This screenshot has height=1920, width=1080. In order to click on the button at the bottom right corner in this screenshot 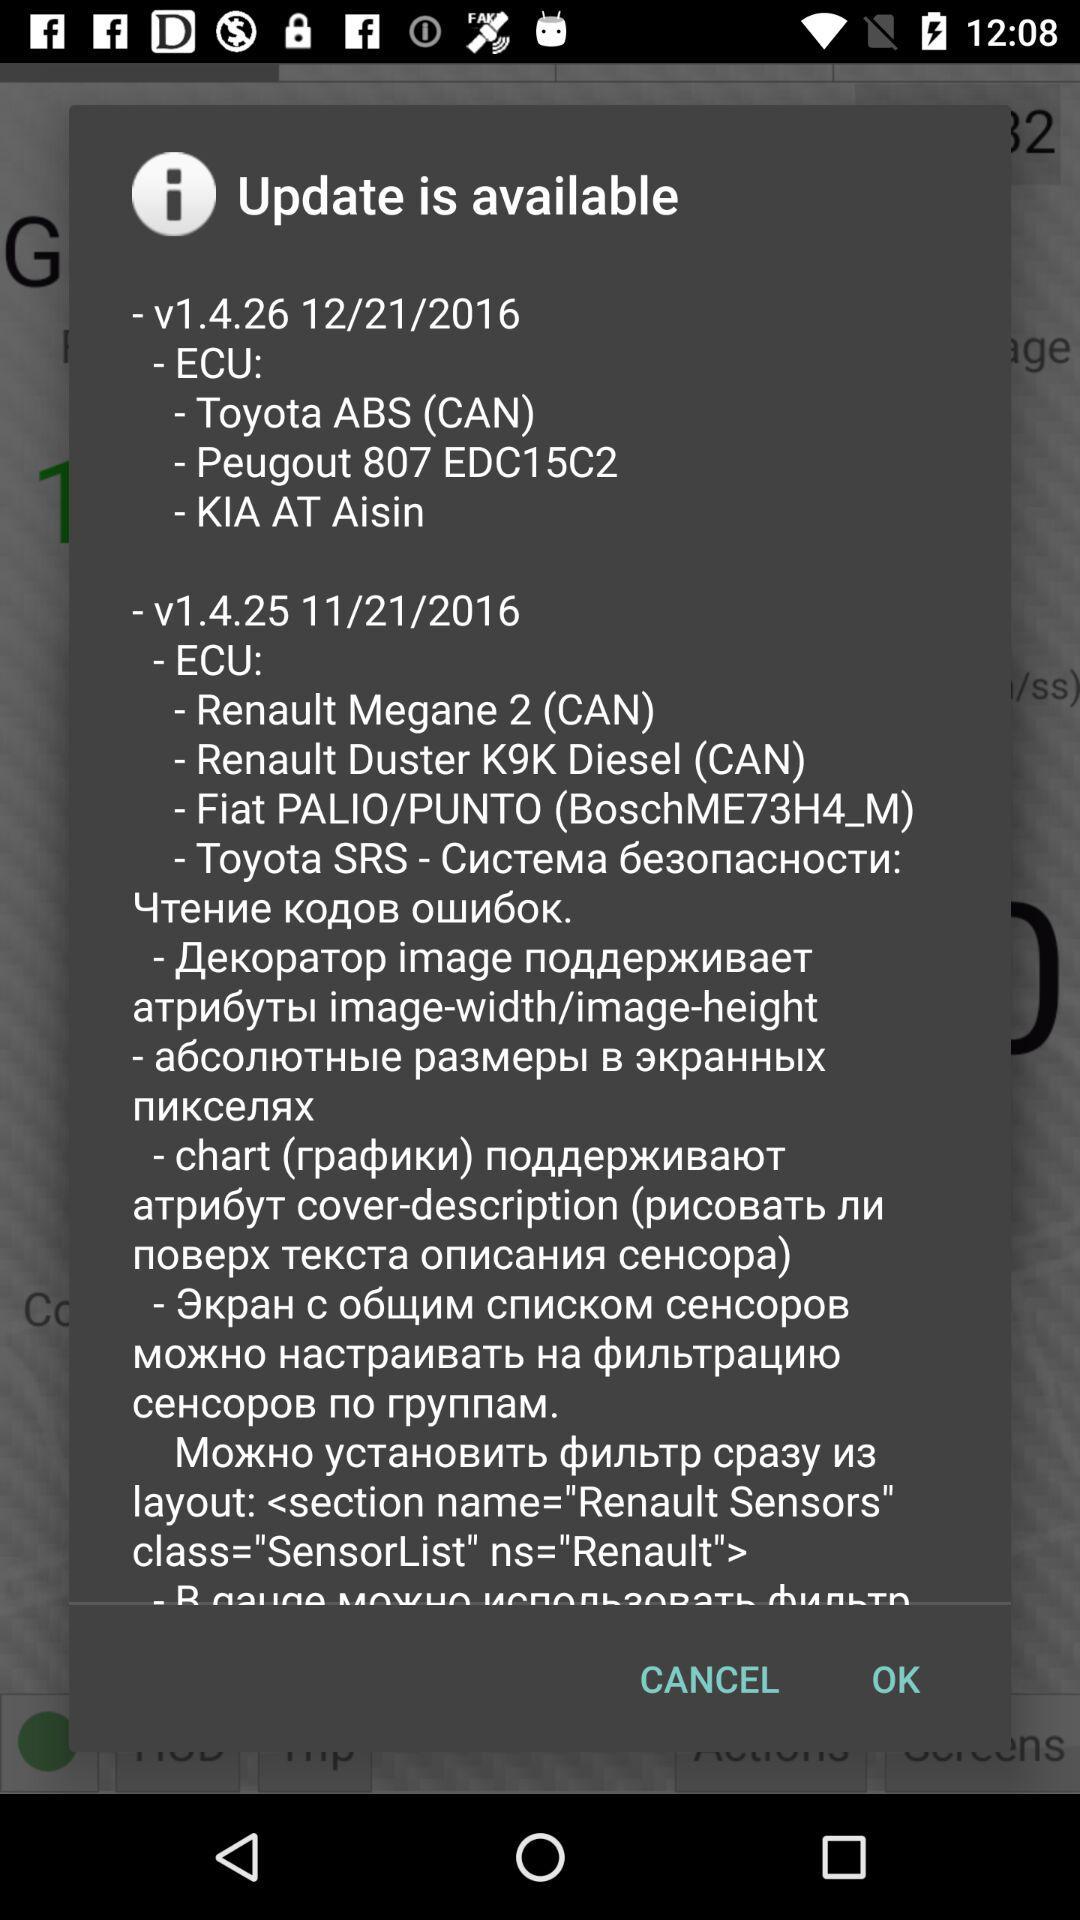, I will do `click(894, 1678)`.